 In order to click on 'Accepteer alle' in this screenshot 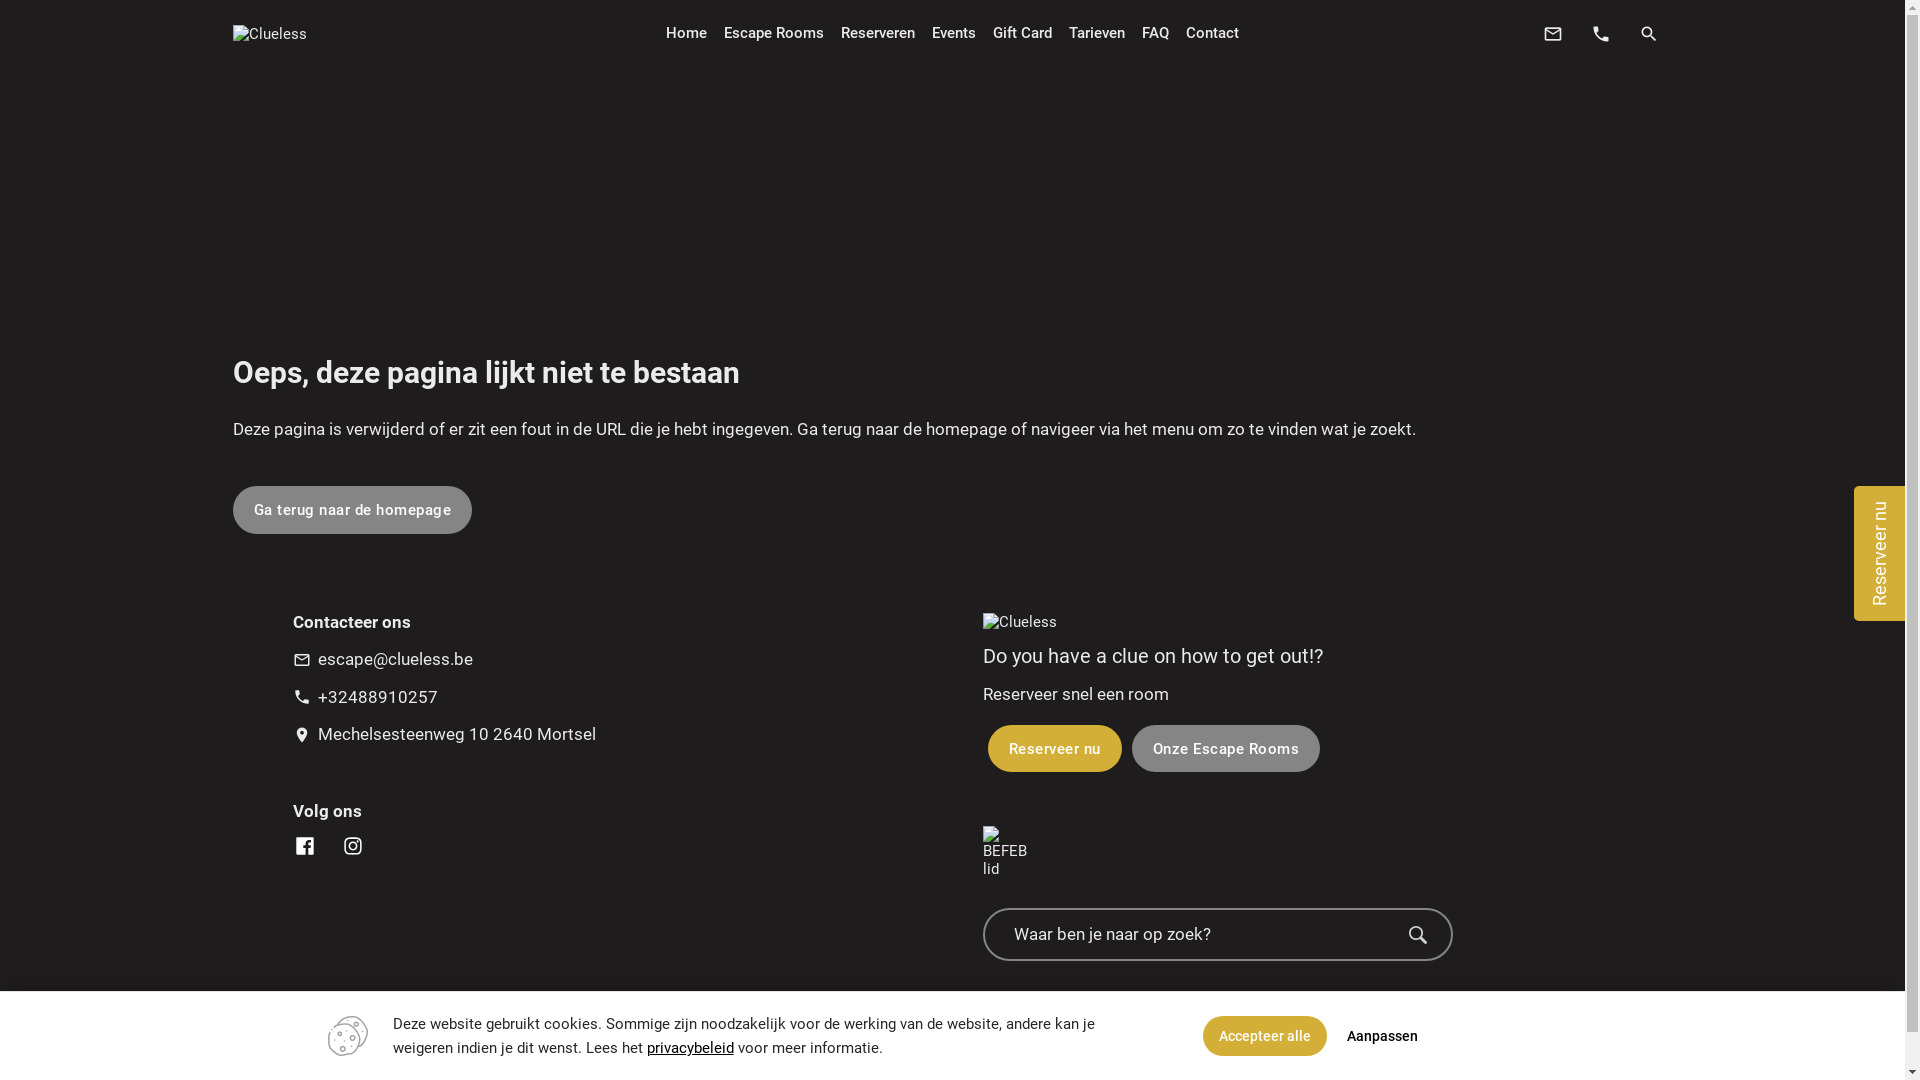, I will do `click(1262, 1035)`.